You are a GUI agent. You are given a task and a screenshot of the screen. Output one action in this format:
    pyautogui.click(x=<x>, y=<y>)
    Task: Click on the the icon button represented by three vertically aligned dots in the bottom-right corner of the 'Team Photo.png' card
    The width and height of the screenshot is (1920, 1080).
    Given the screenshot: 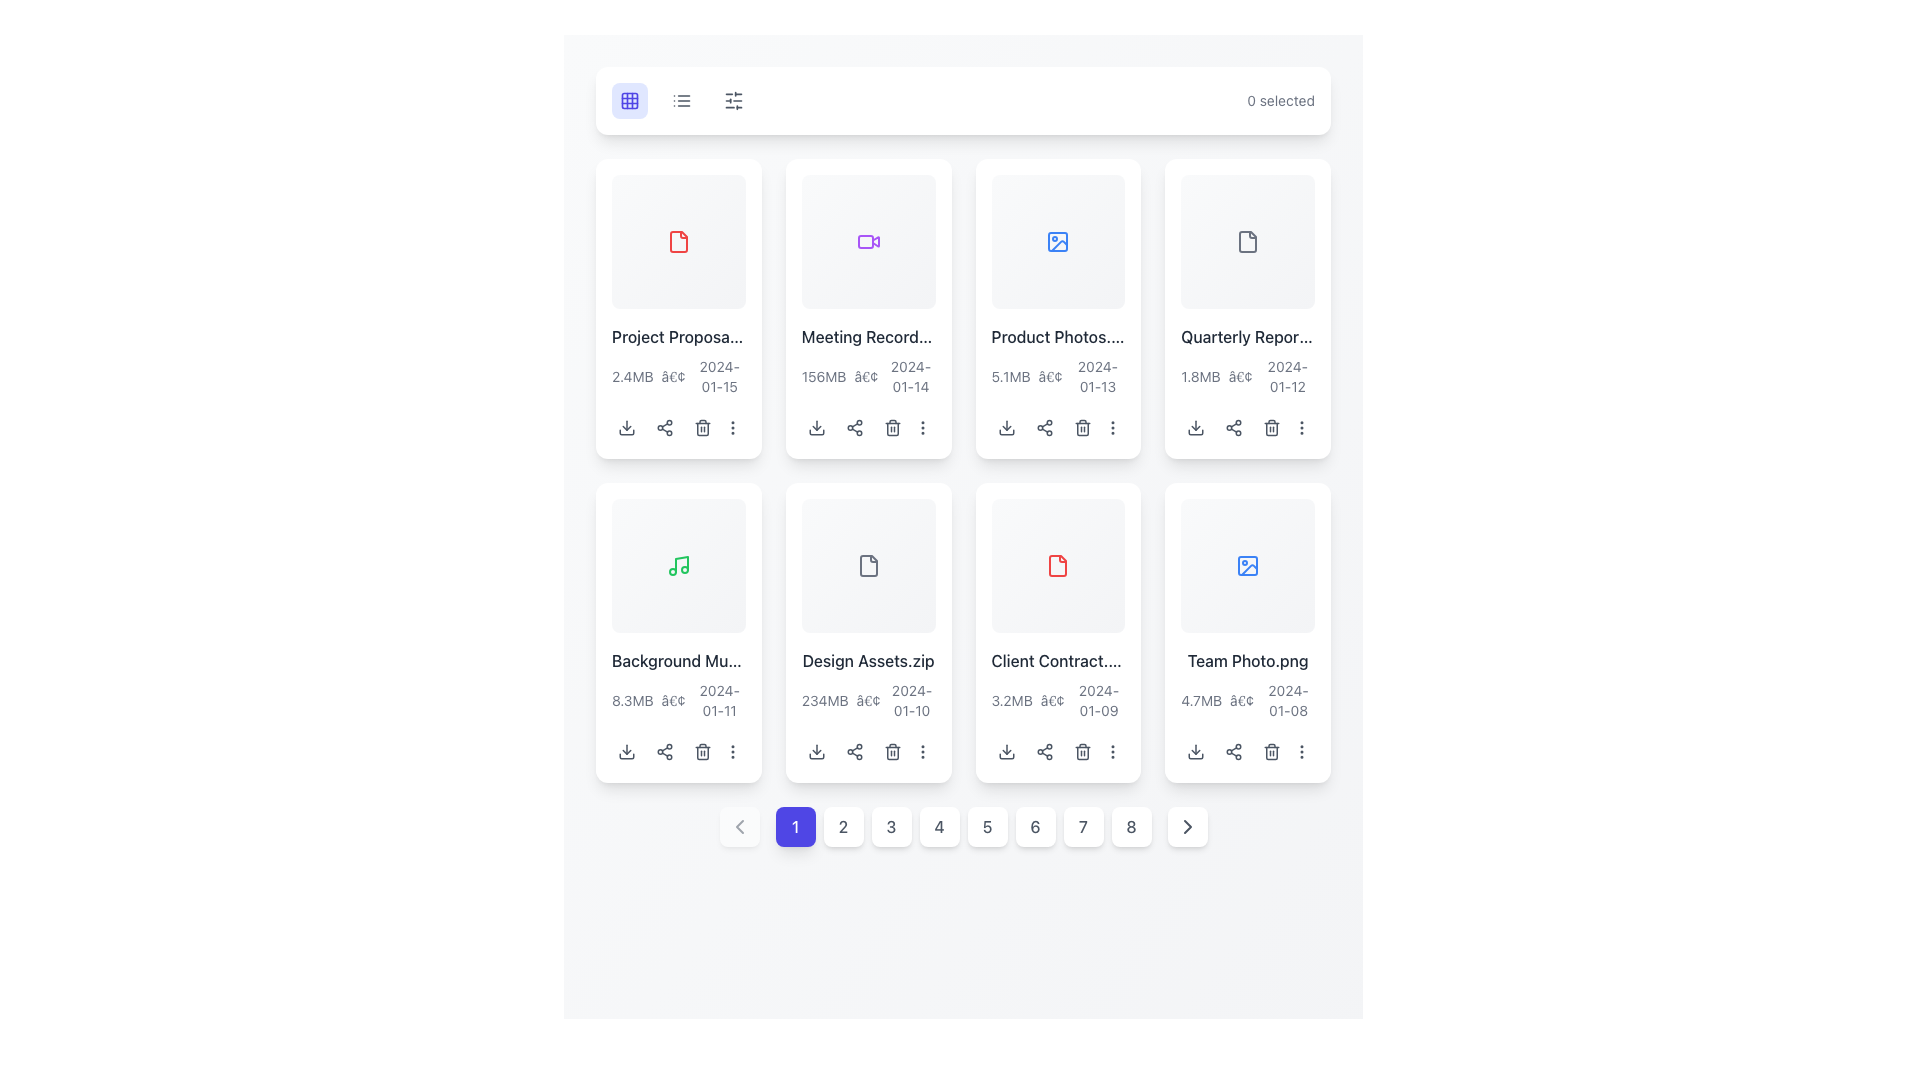 What is the action you would take?
    pyautogui.click(x=1302, y=751)
    